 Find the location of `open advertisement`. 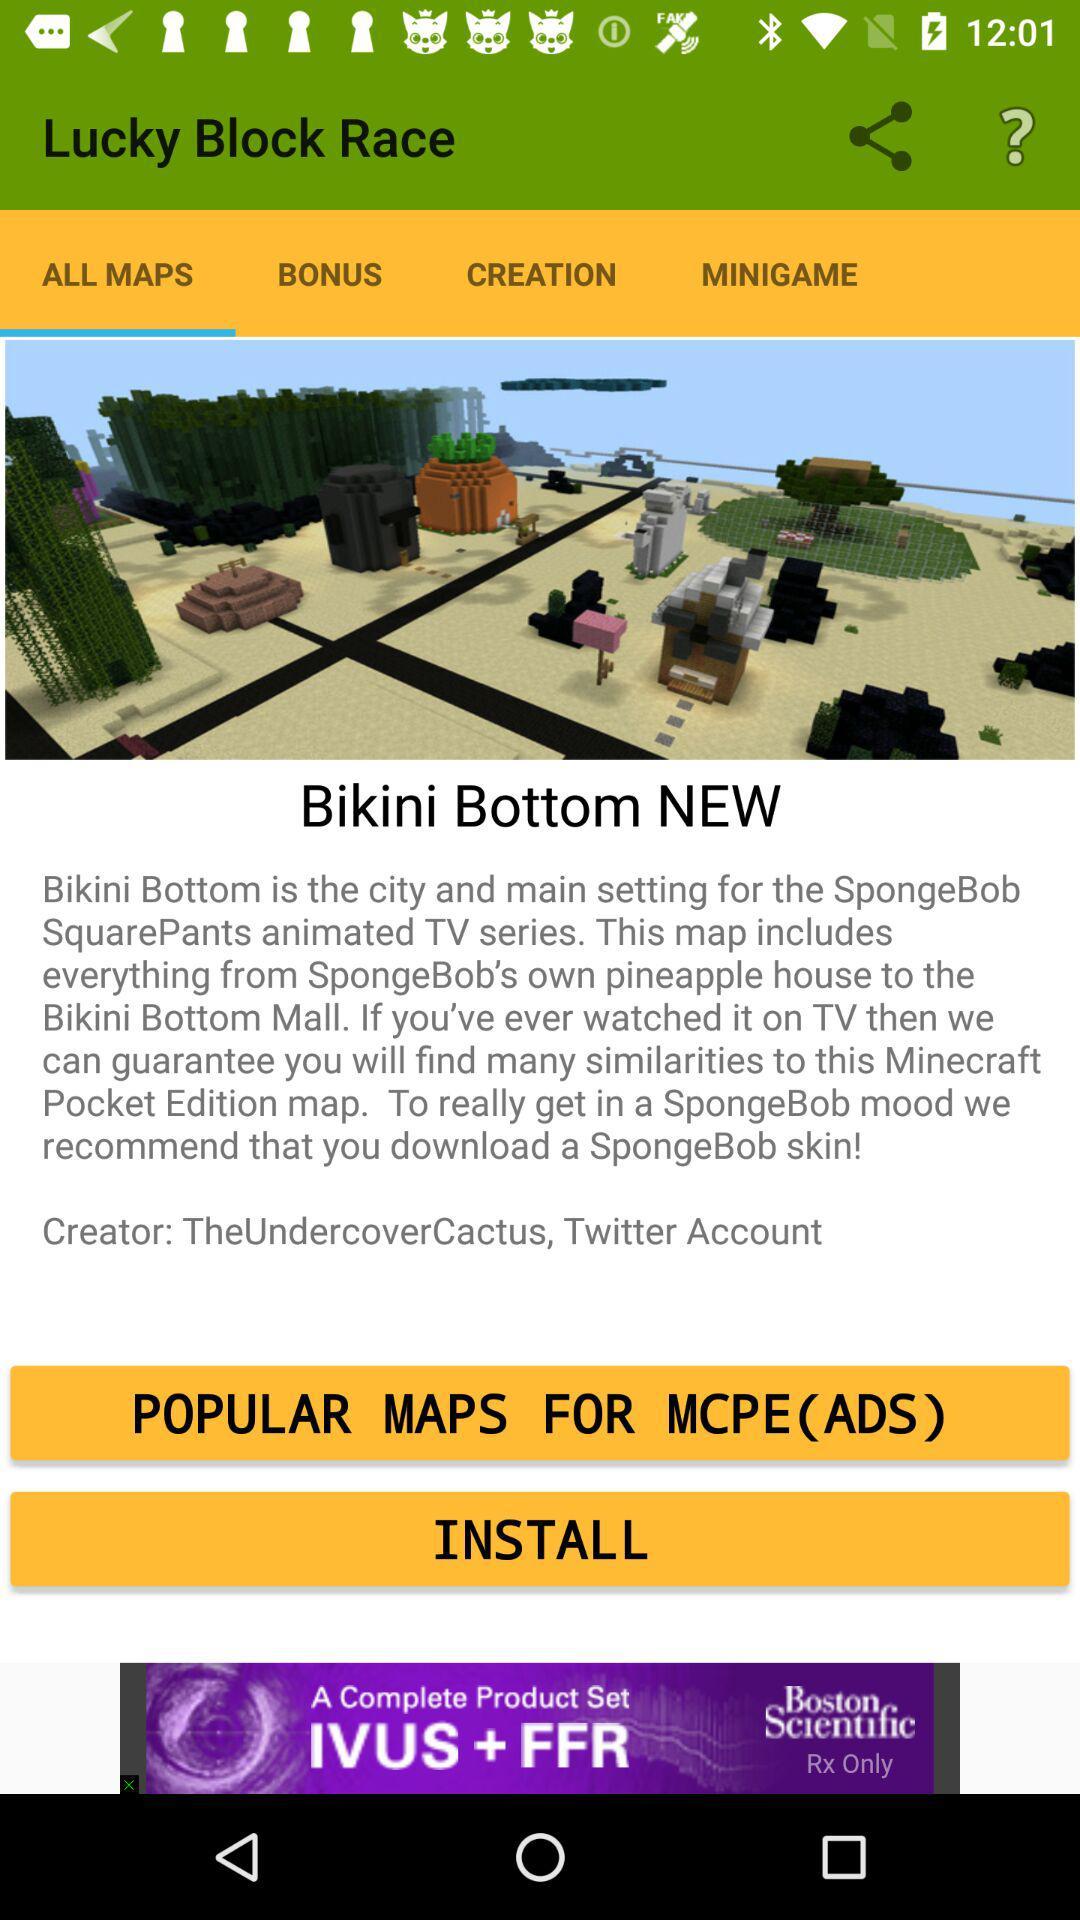

open advertisement is located at coordinates (540, 1727).